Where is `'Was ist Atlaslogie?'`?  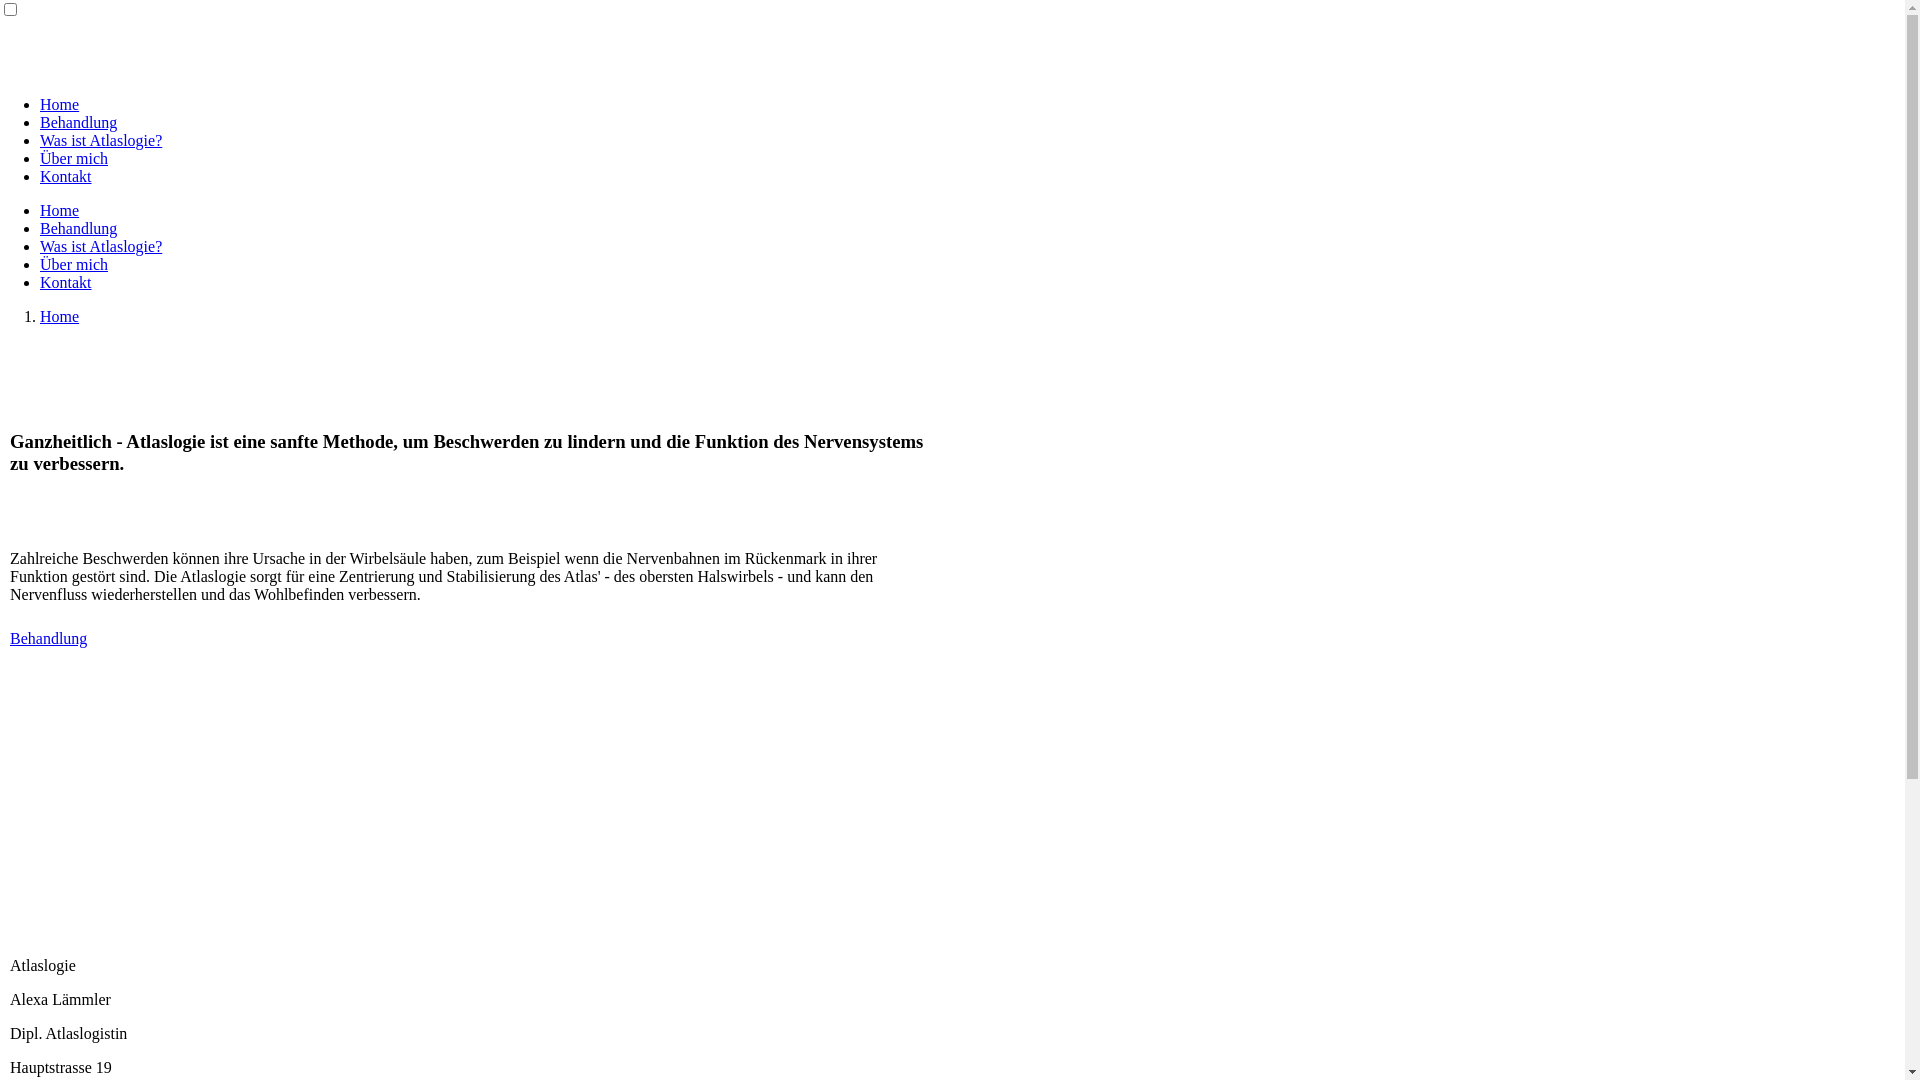
'Was ist Atlaslogie?' is located at coordinates (99, 245).